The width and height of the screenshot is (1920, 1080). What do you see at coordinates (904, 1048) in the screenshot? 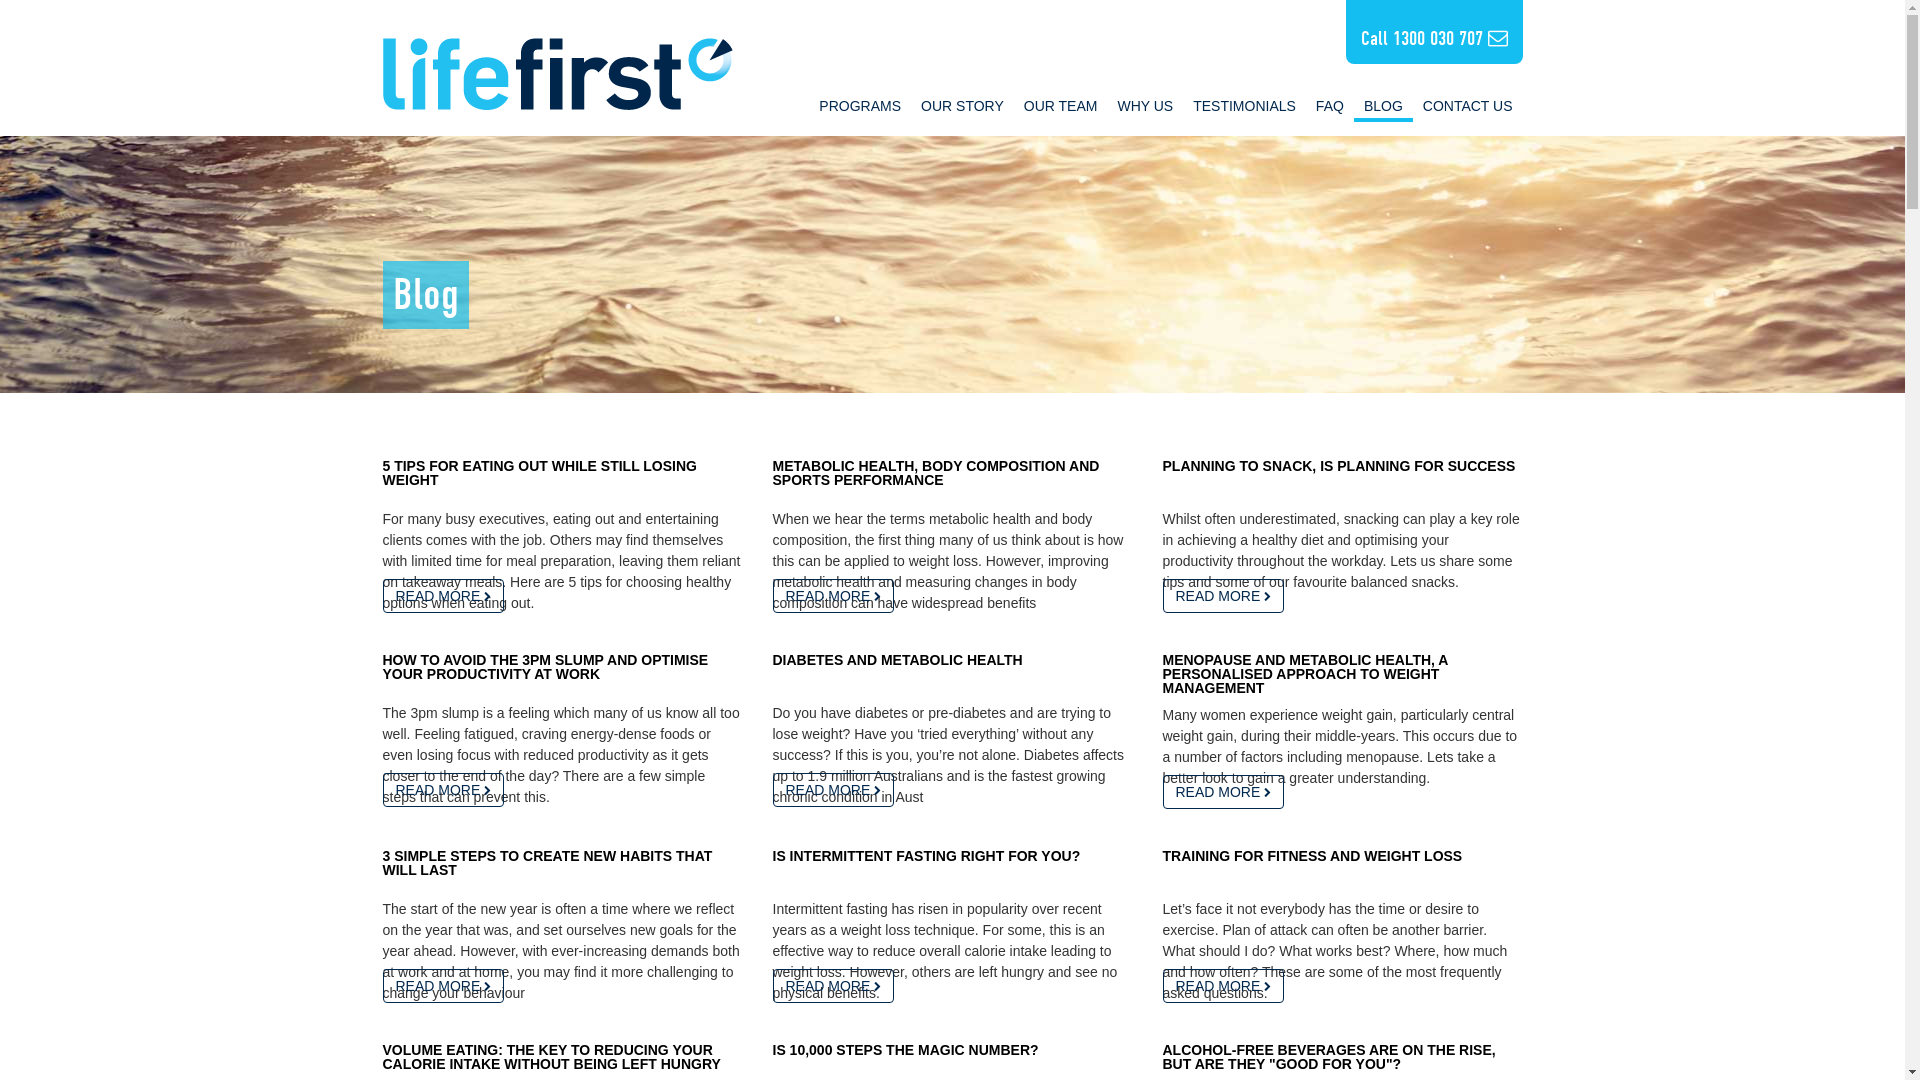
I see `'IS 10,000 STEPS THE MAGIC NUMBER?'` at bounding box center [904, 1048].